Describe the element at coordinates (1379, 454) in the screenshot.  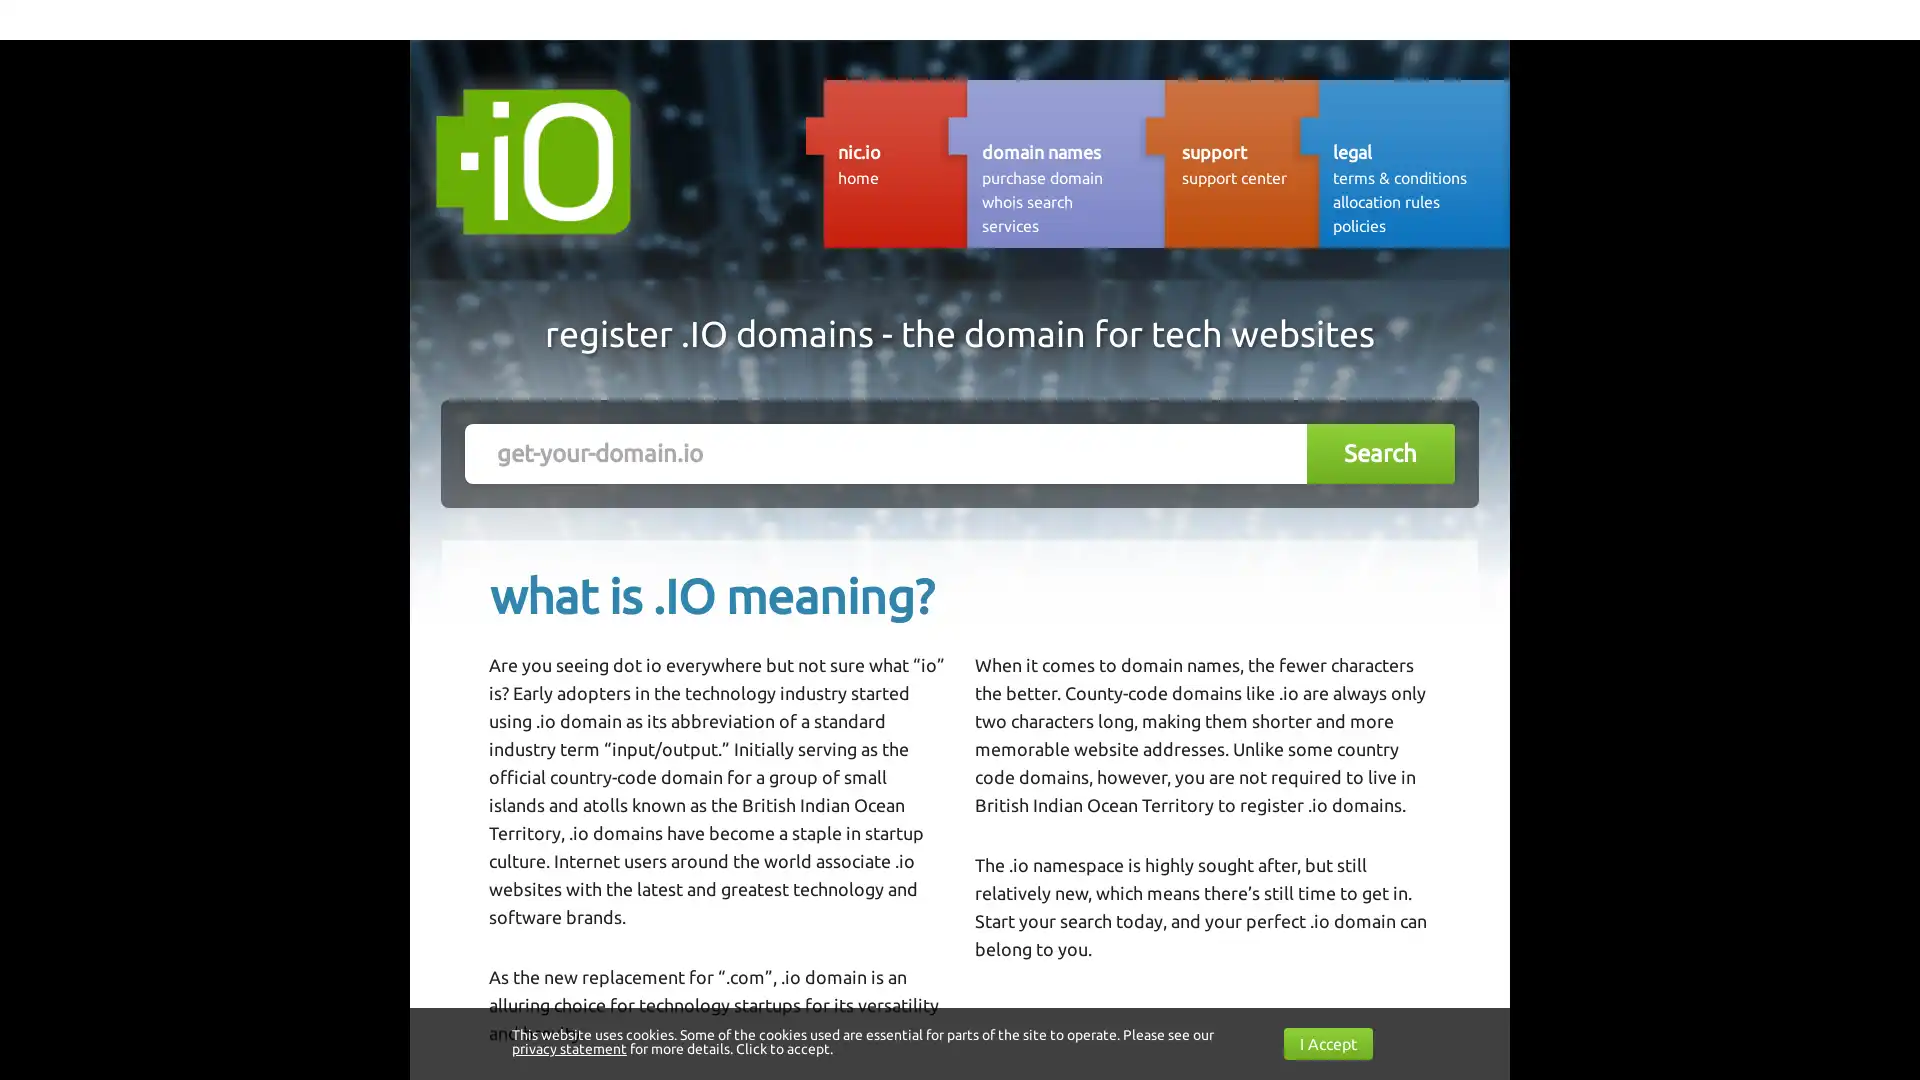
I see `Search` at that location.